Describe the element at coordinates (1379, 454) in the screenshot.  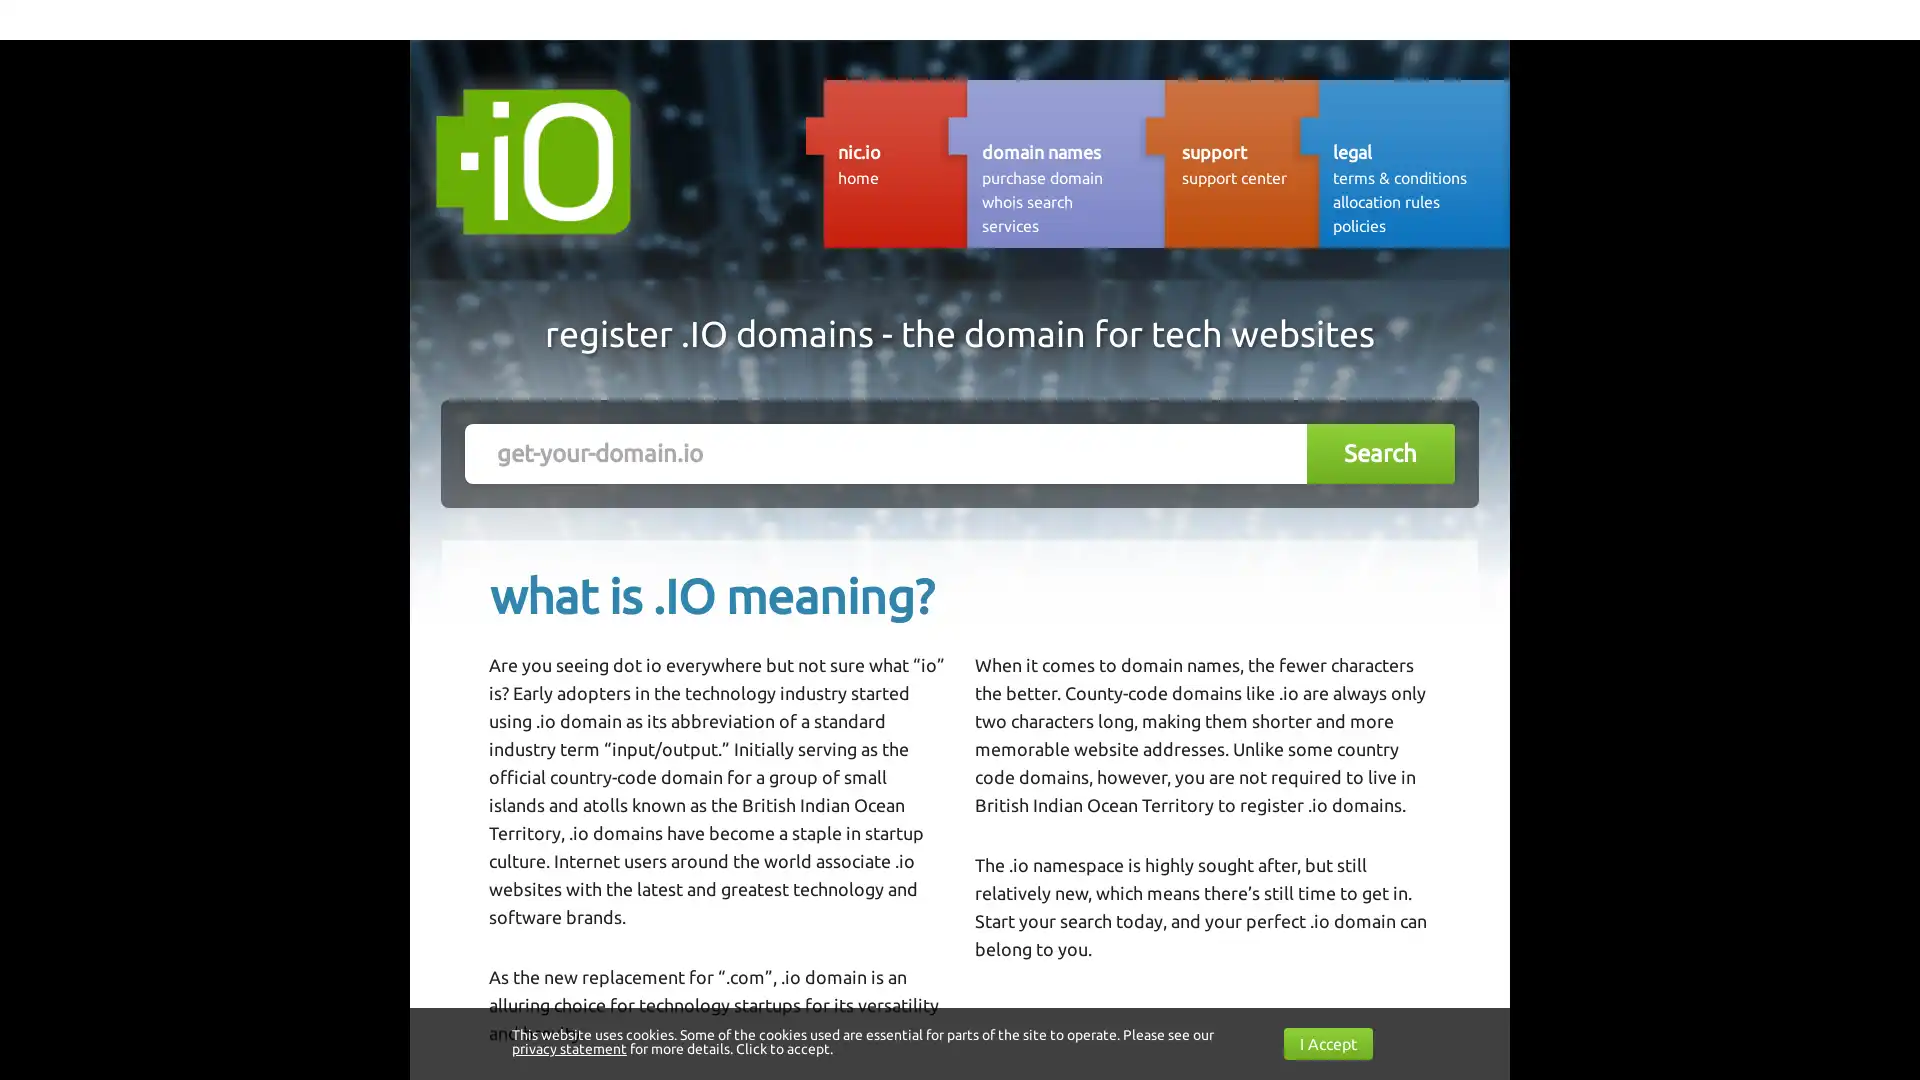
I see `Search` at that location.